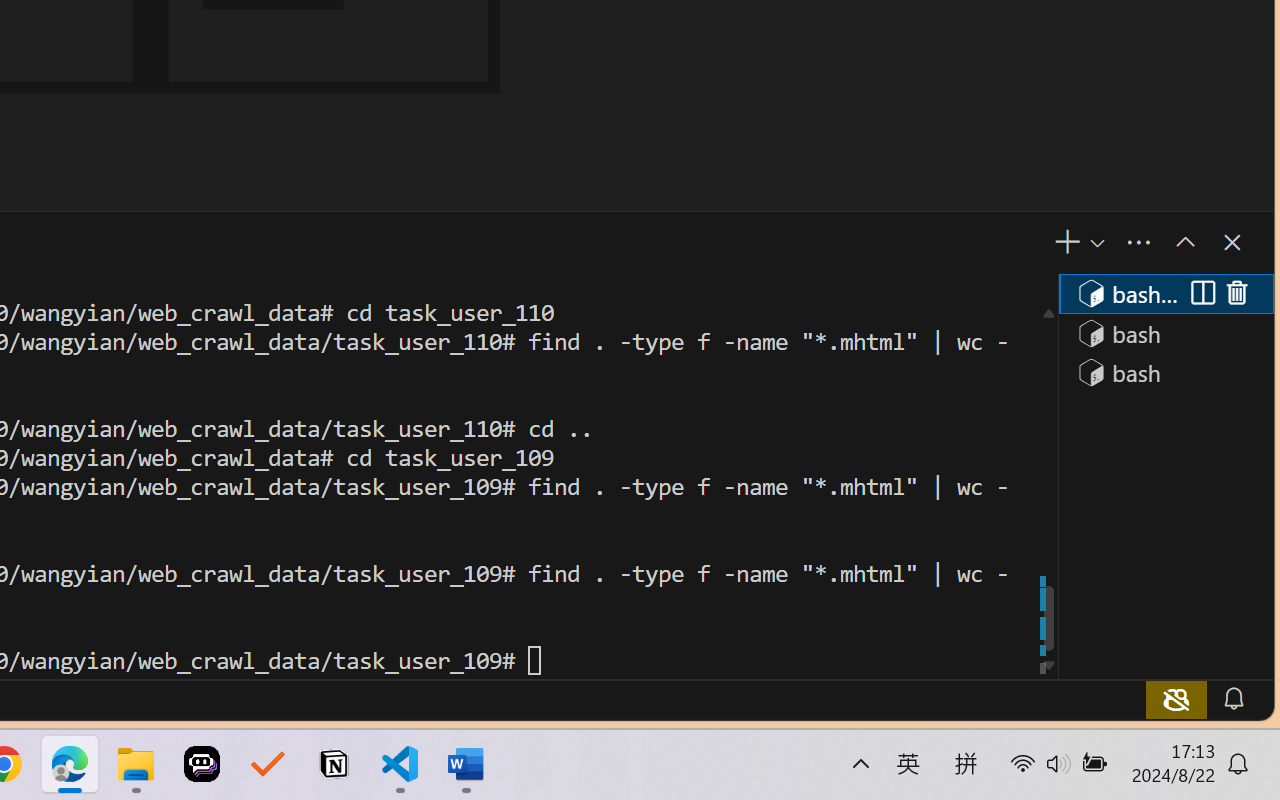 The height and width of the screenshot is (800, 1280). What do you see at coordinates (1165, 371) in the screenshot?
I see `'Terminal 3 bash'` at bounding box center [1165, 371].